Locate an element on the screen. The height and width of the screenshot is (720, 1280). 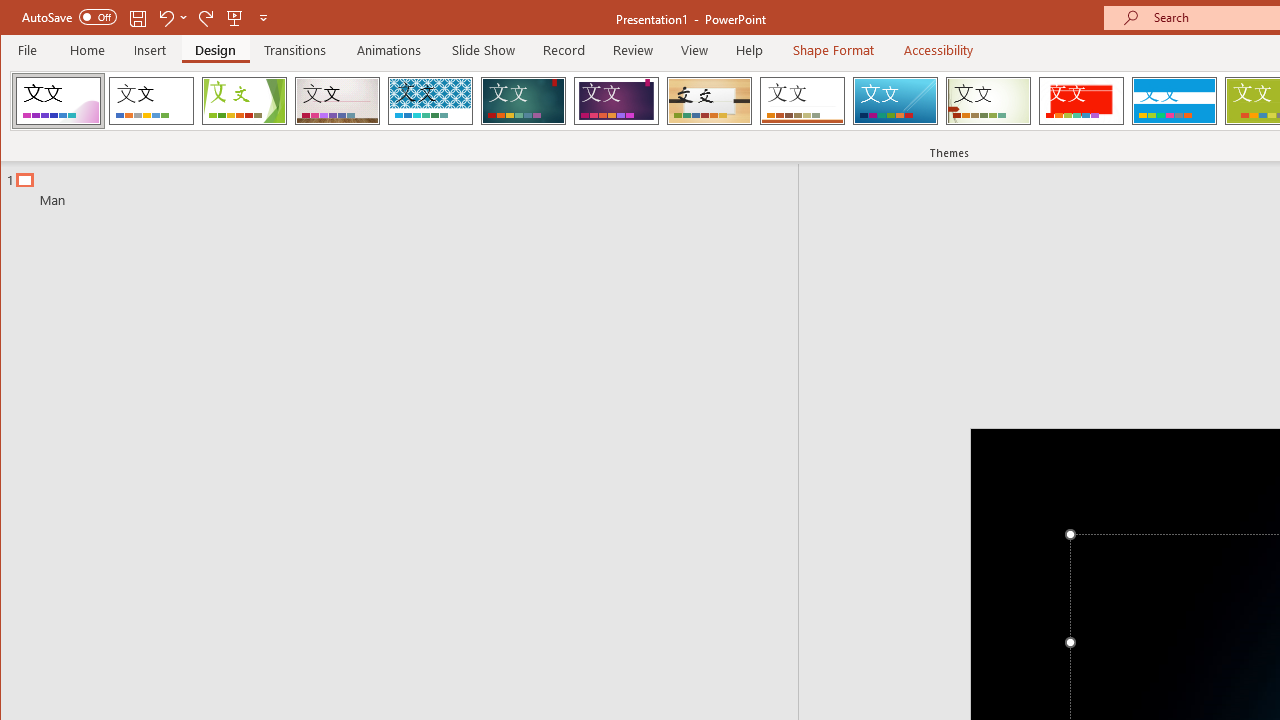
'Slice' is located at coordinates (894, 100).